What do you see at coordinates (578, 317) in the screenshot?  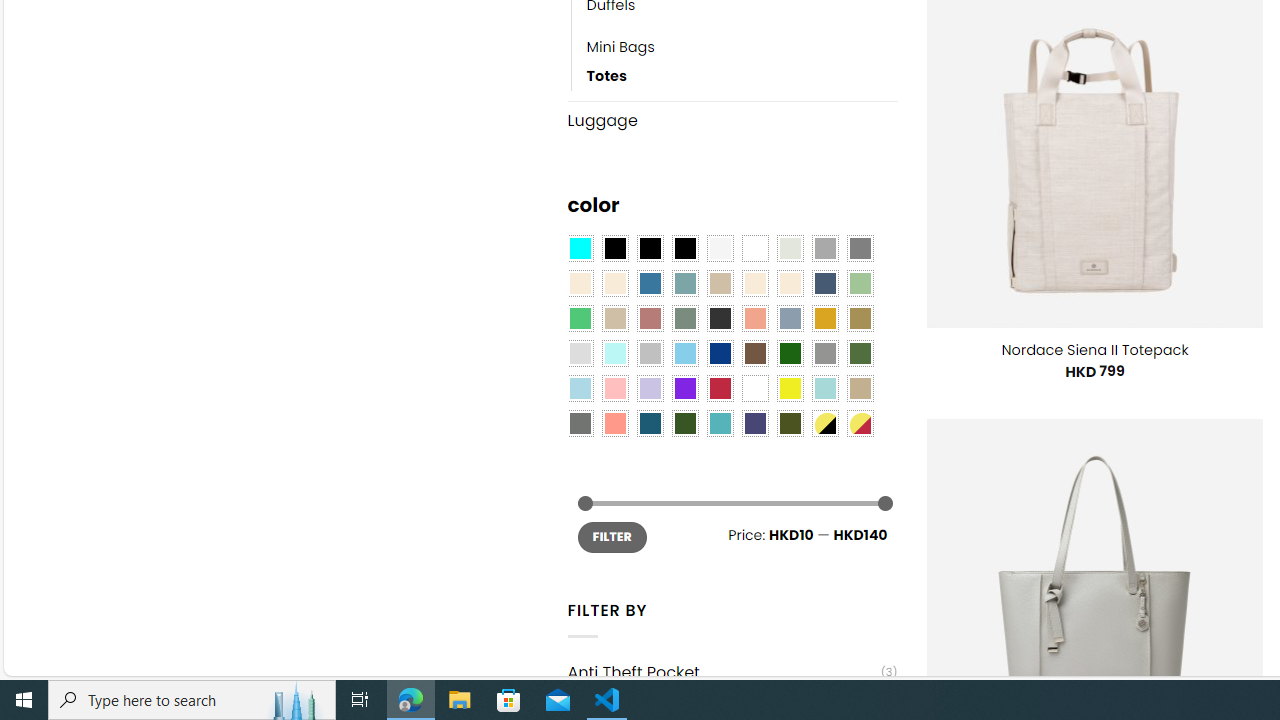 I see `'Emerald Green'` at bounding box center [578, 317].